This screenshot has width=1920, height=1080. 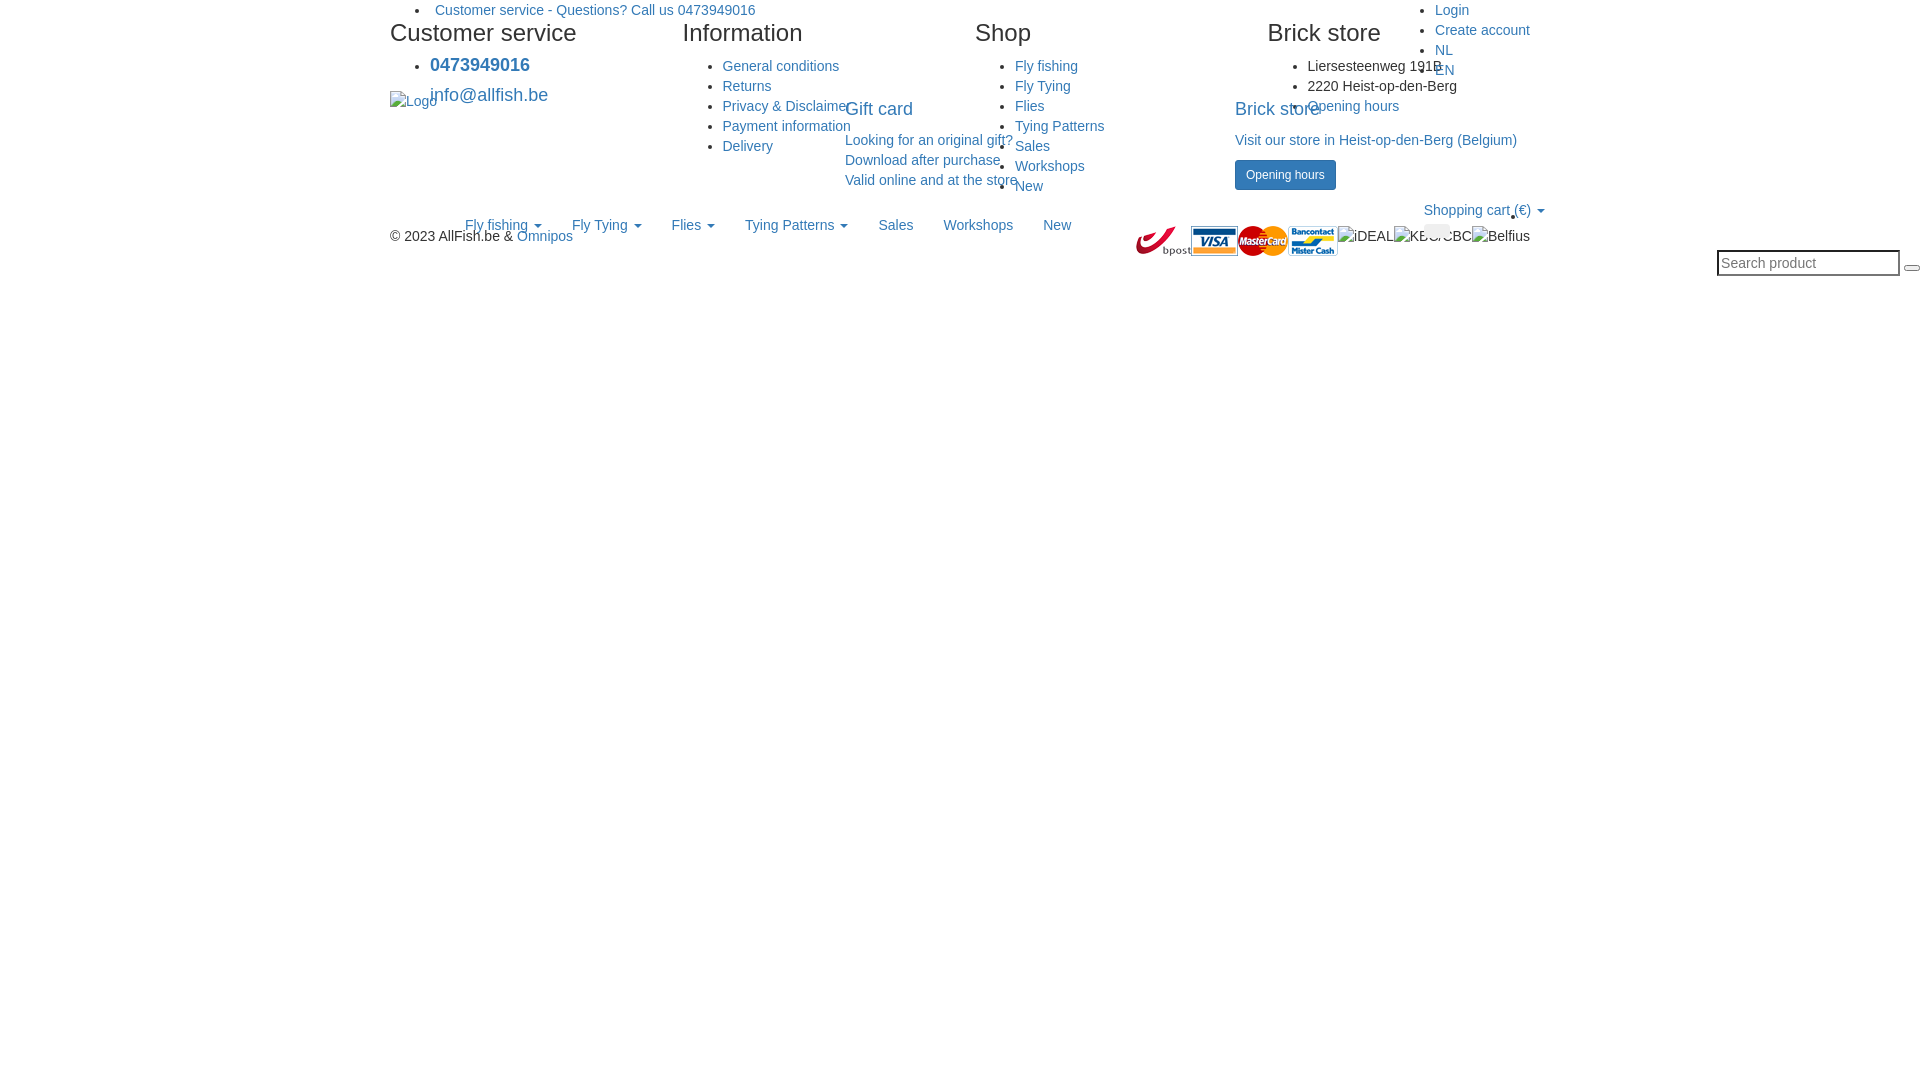 I want to click on 'Fly fishing', so click(x=503, y=224).